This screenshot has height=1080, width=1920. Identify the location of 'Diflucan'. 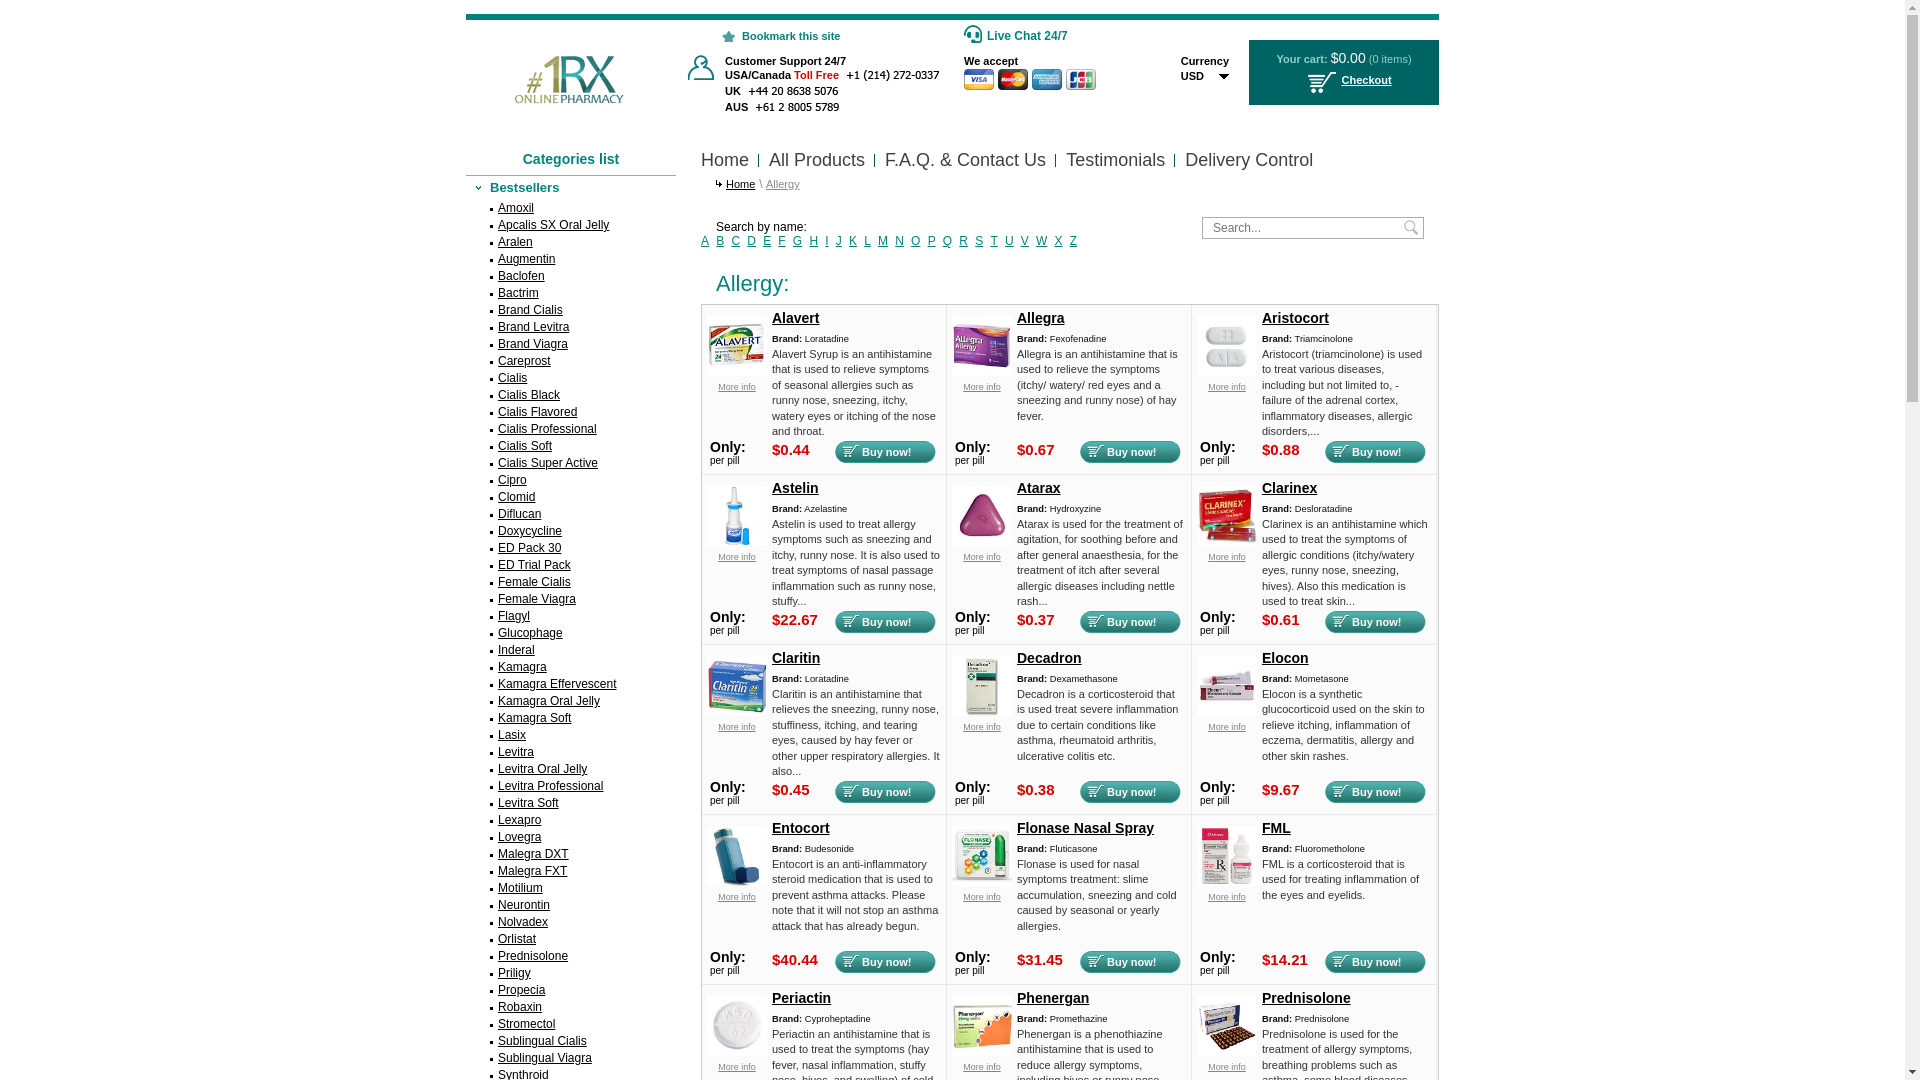
(570, 513).